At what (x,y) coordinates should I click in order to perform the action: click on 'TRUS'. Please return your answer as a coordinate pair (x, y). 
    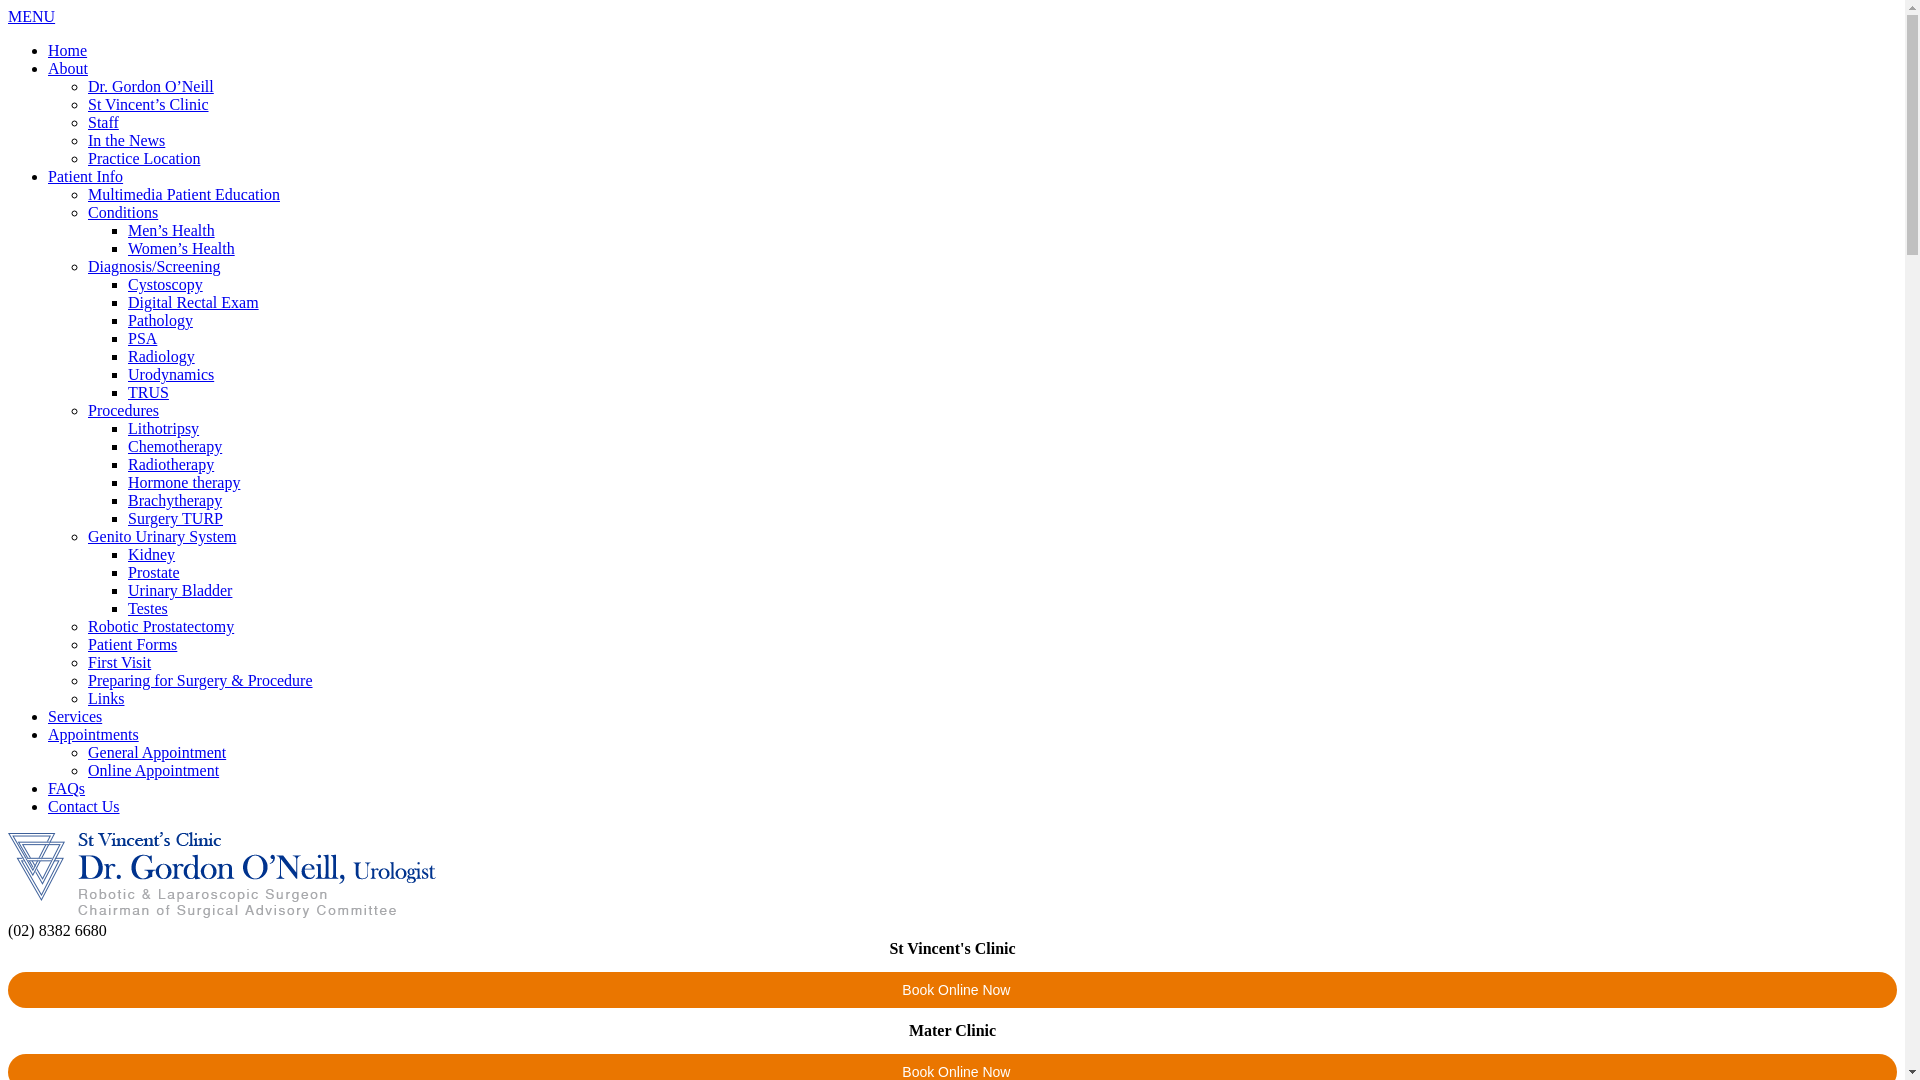
    Looking at the image, I should click on (127, 392).